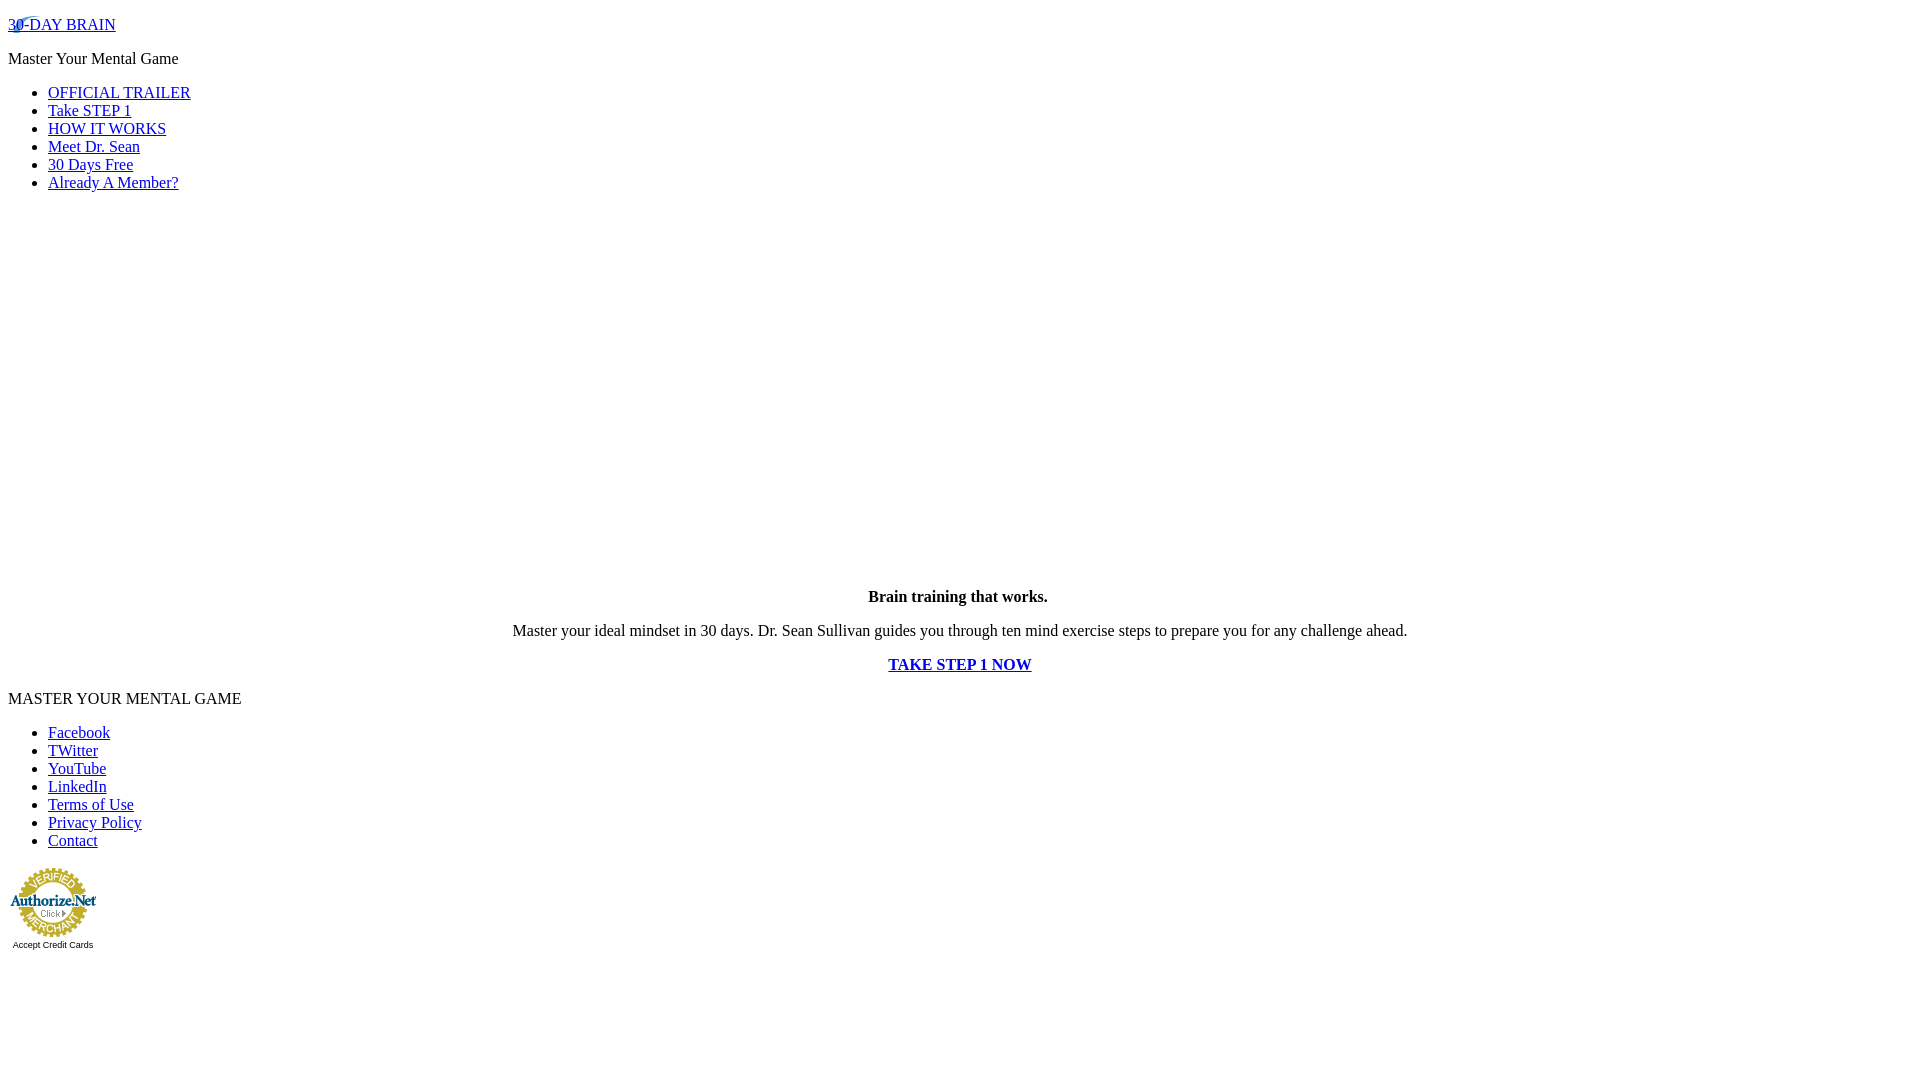 Image resolution: width=1920 pixels, height=1080 pixels. What do you see at coordinates (112, 182) in the screenshot?
I see `'Already A Member?'` at bounding box center [112, 182].